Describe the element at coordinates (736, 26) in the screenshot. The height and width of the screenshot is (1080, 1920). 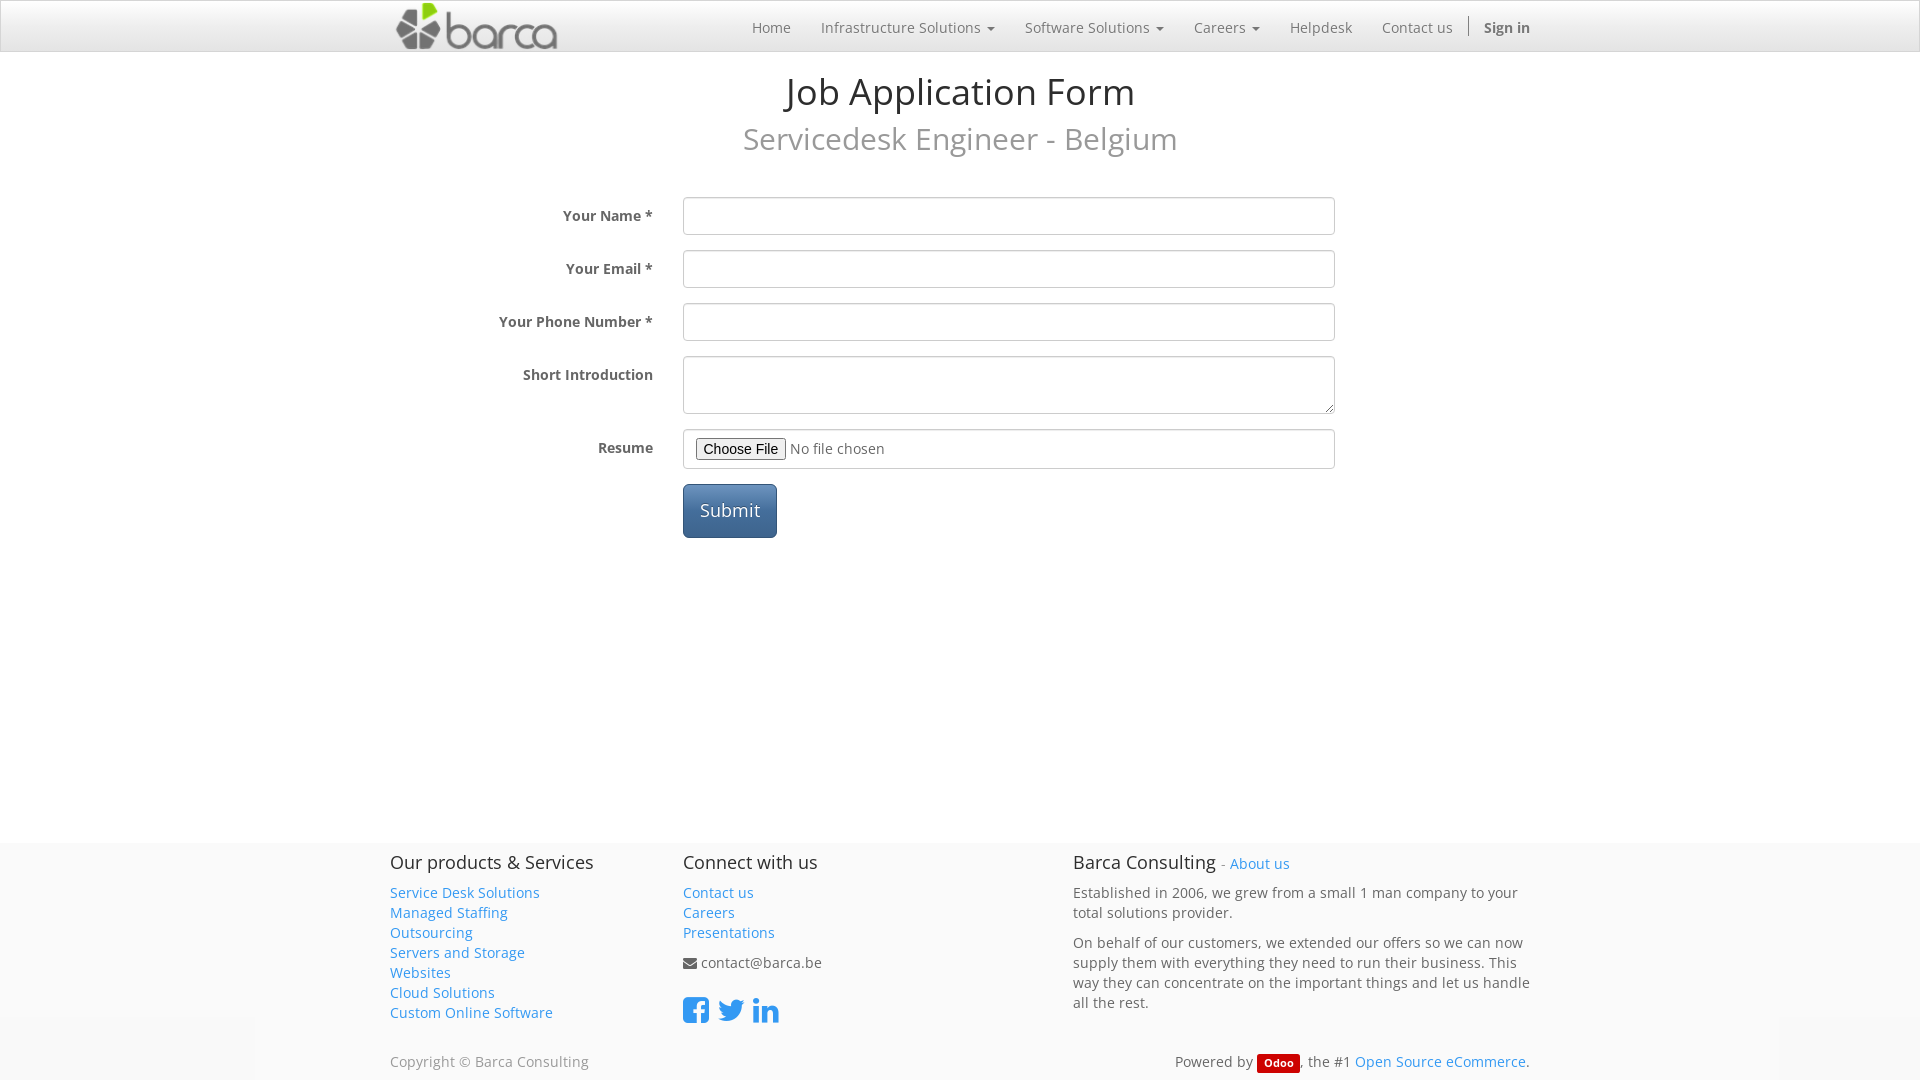
I see `'Home'` at that location.